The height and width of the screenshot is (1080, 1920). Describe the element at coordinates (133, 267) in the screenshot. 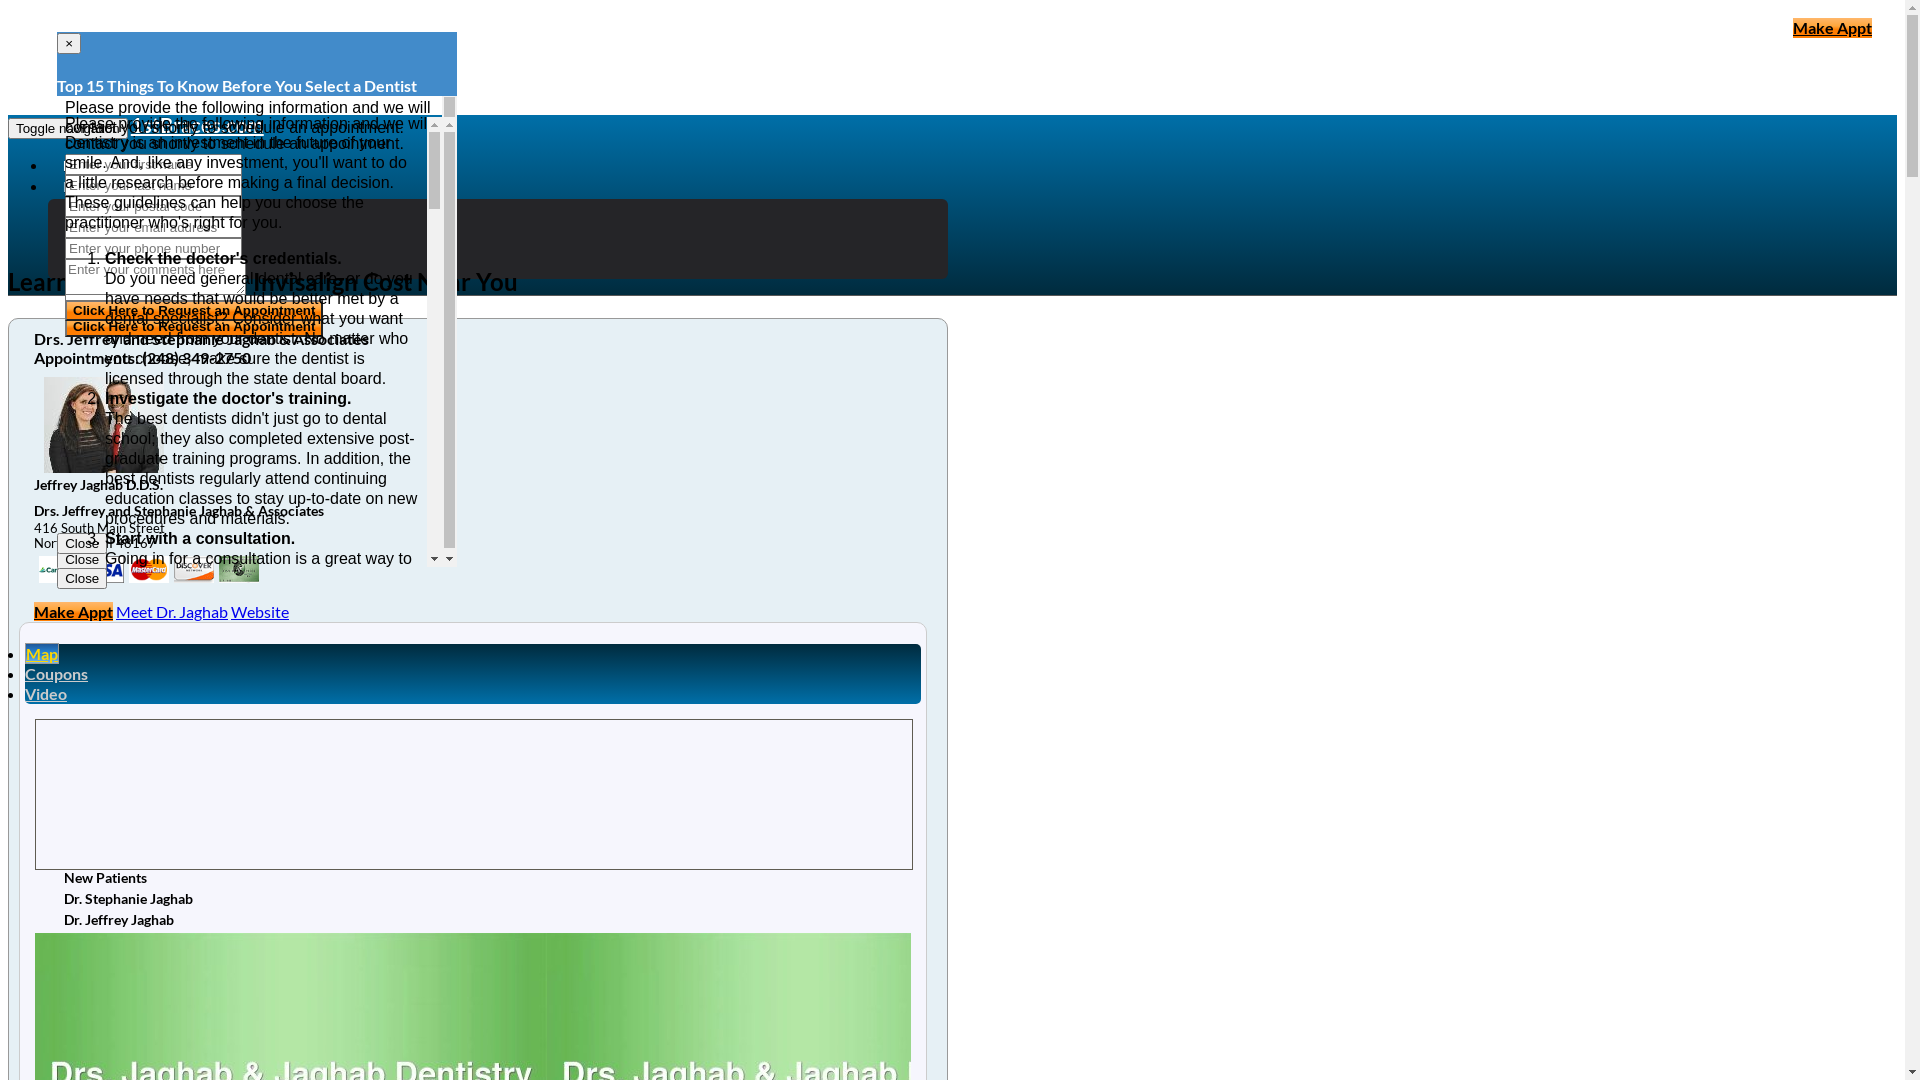

I see `'Orthodontist'` at that location.